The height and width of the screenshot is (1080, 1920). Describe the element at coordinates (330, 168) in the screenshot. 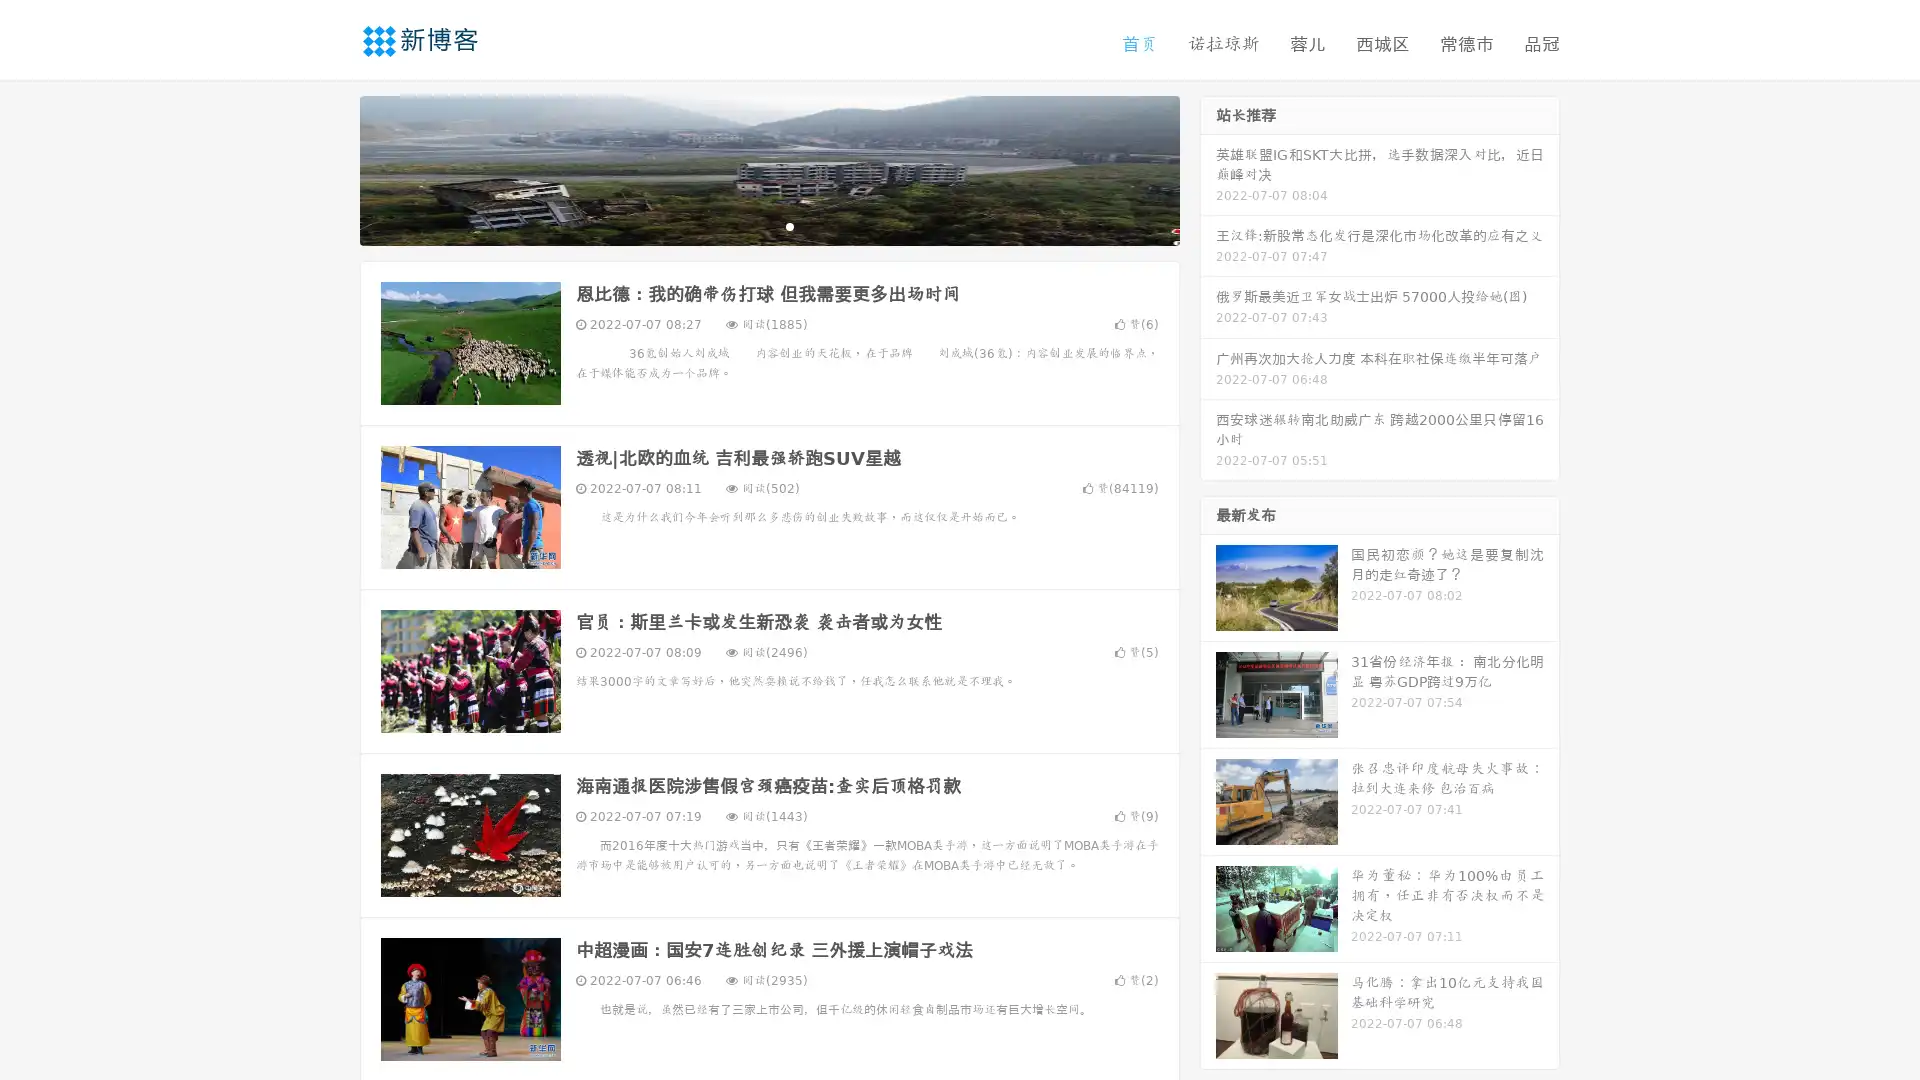

I see `Previous slide` at that location.